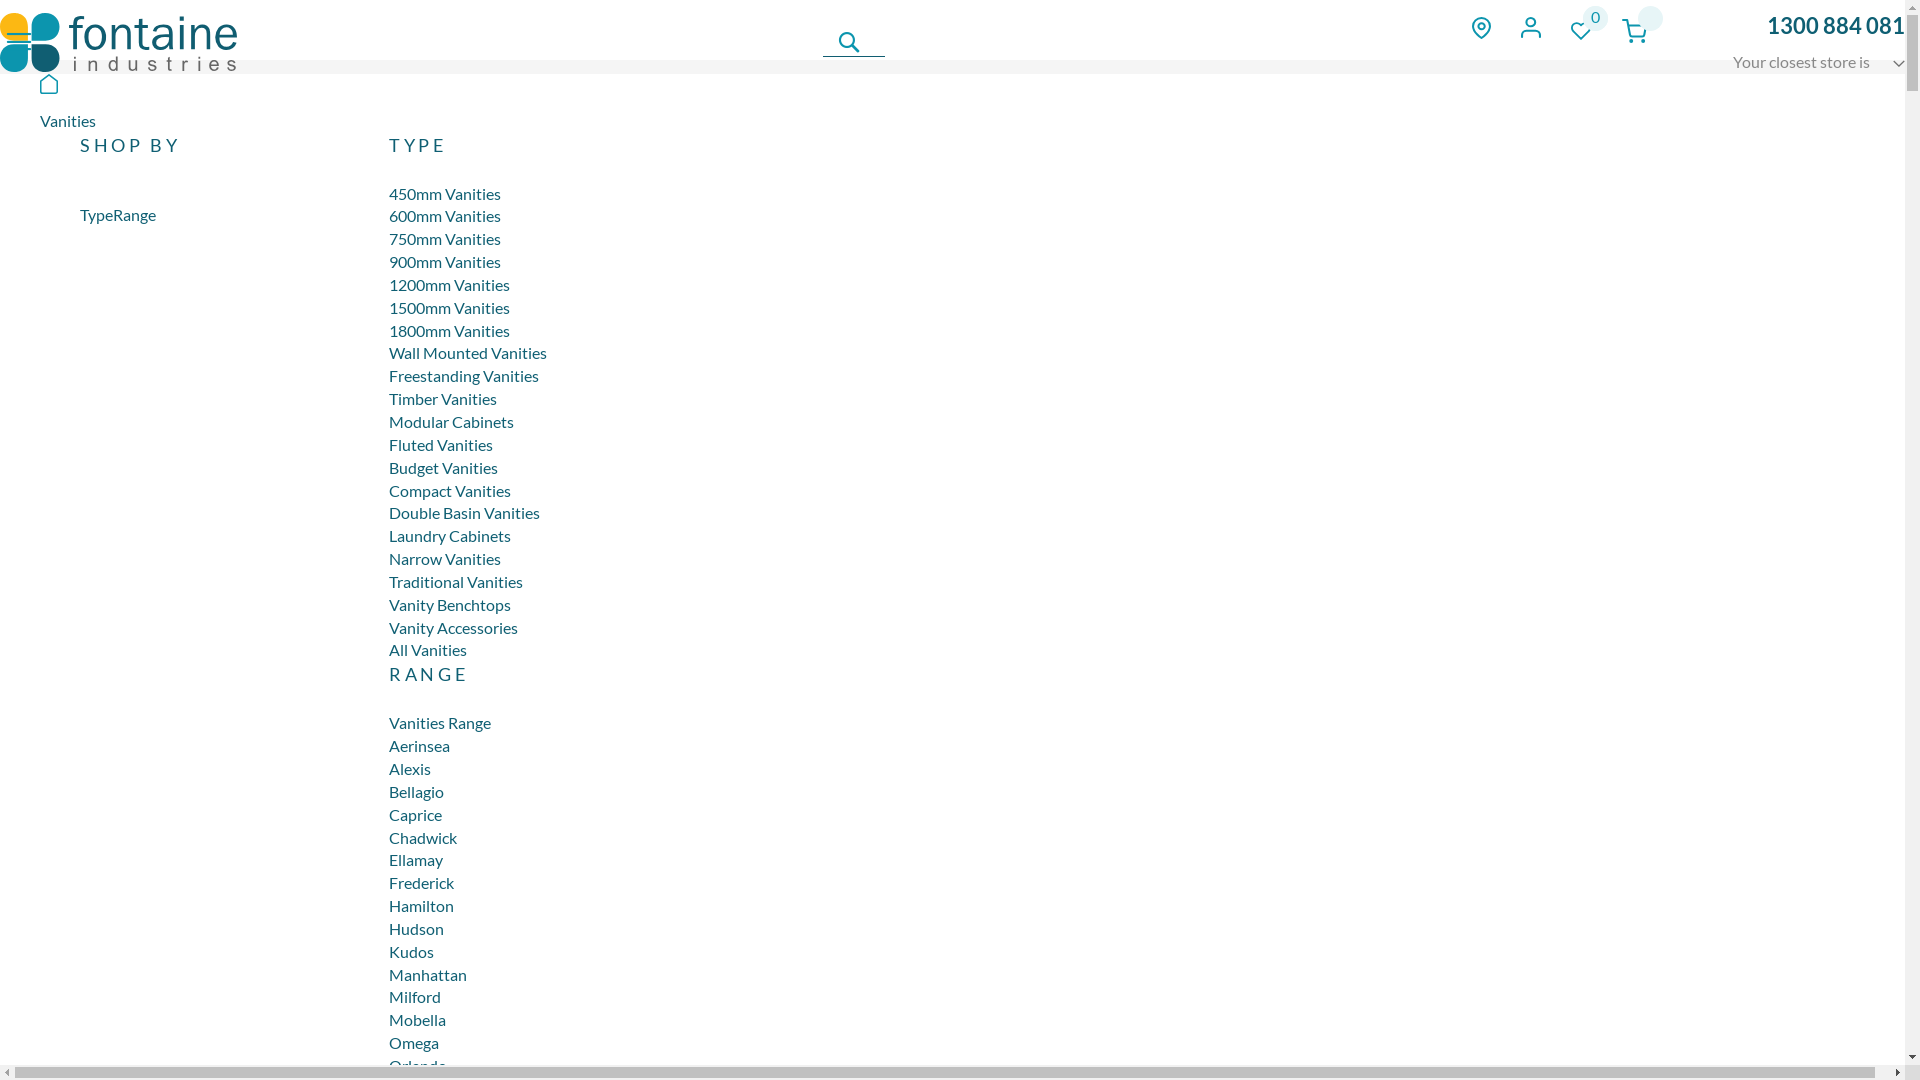  What do you see at coordinates (95, 214) in the screenshot?
I see `'Type'` at bounding box center [95, 214].